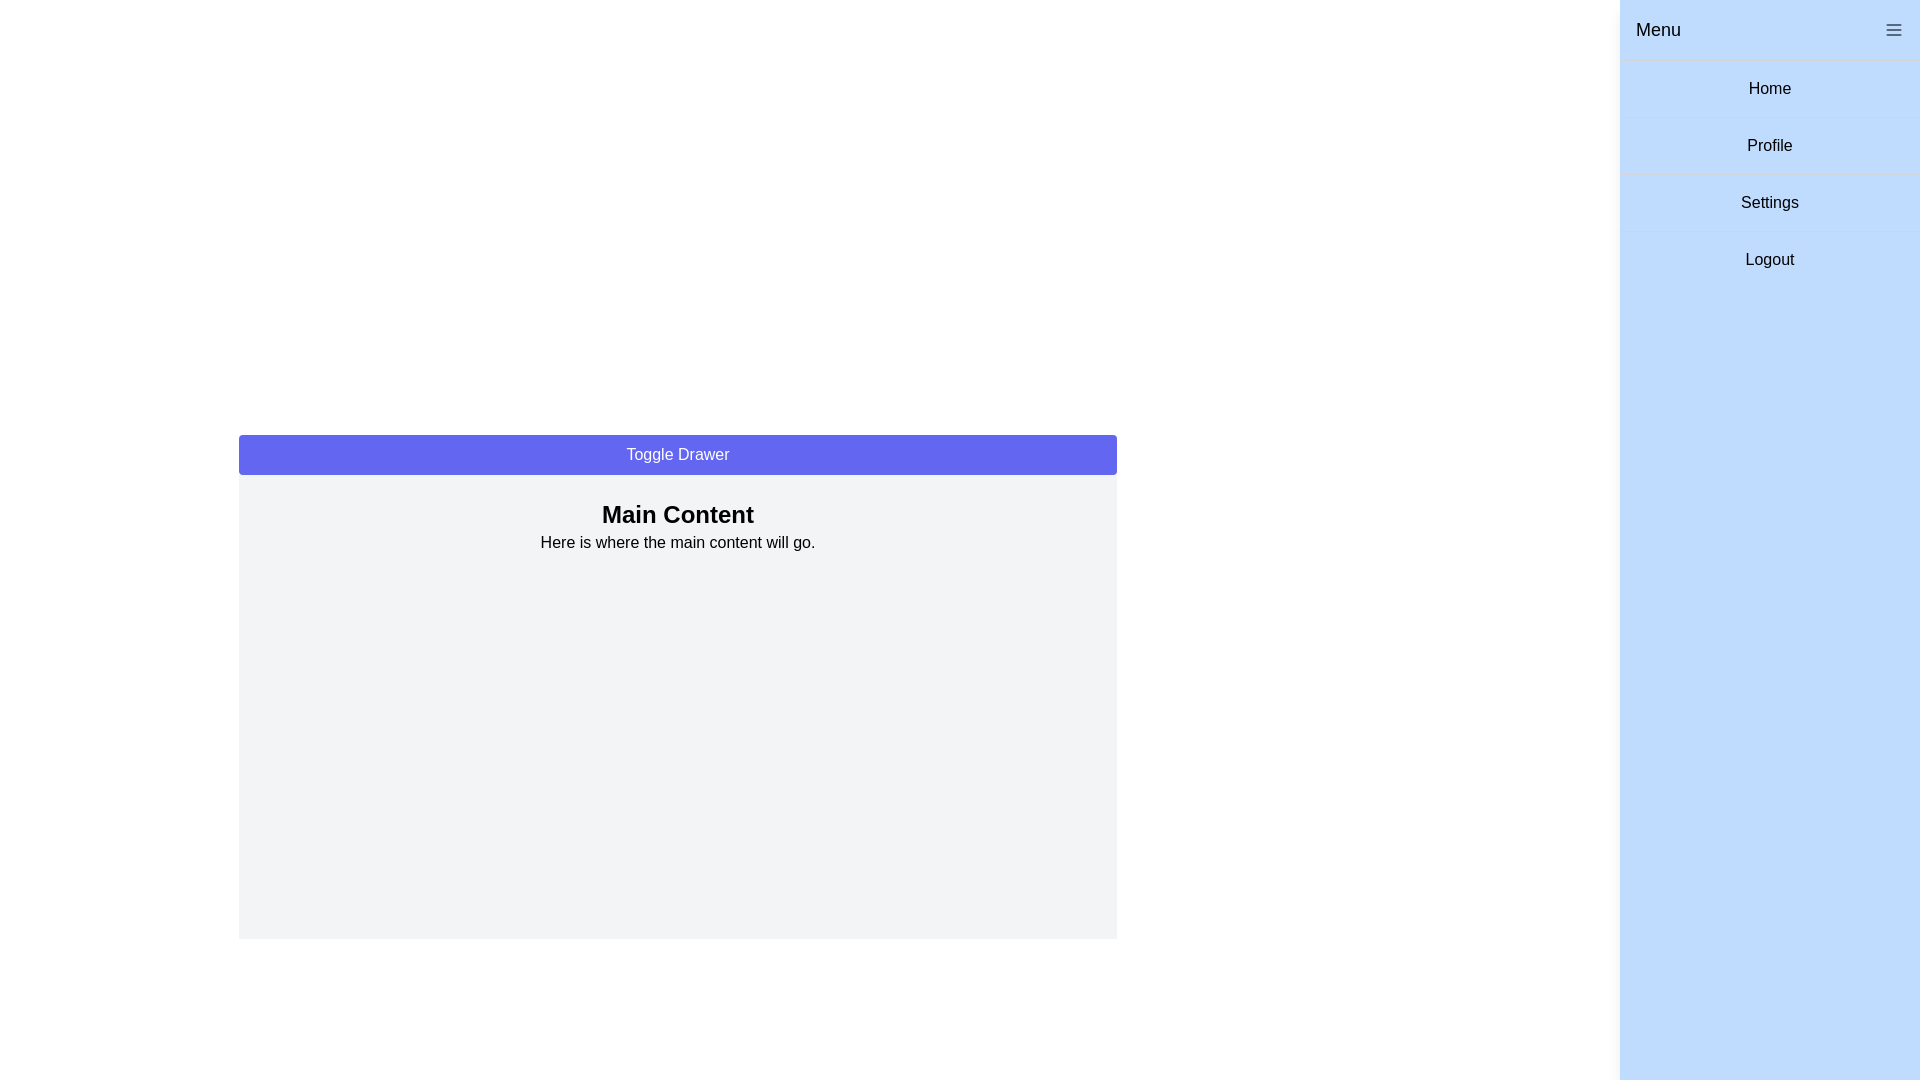 This screenshot has height=1080, width=1920. What do you see at coordinates (1893, 30) in the screenshot?
I see `the menu icon button represented by three horizontal lines located at the top-right corner of the menu header` at bounding box center [1893, 30].